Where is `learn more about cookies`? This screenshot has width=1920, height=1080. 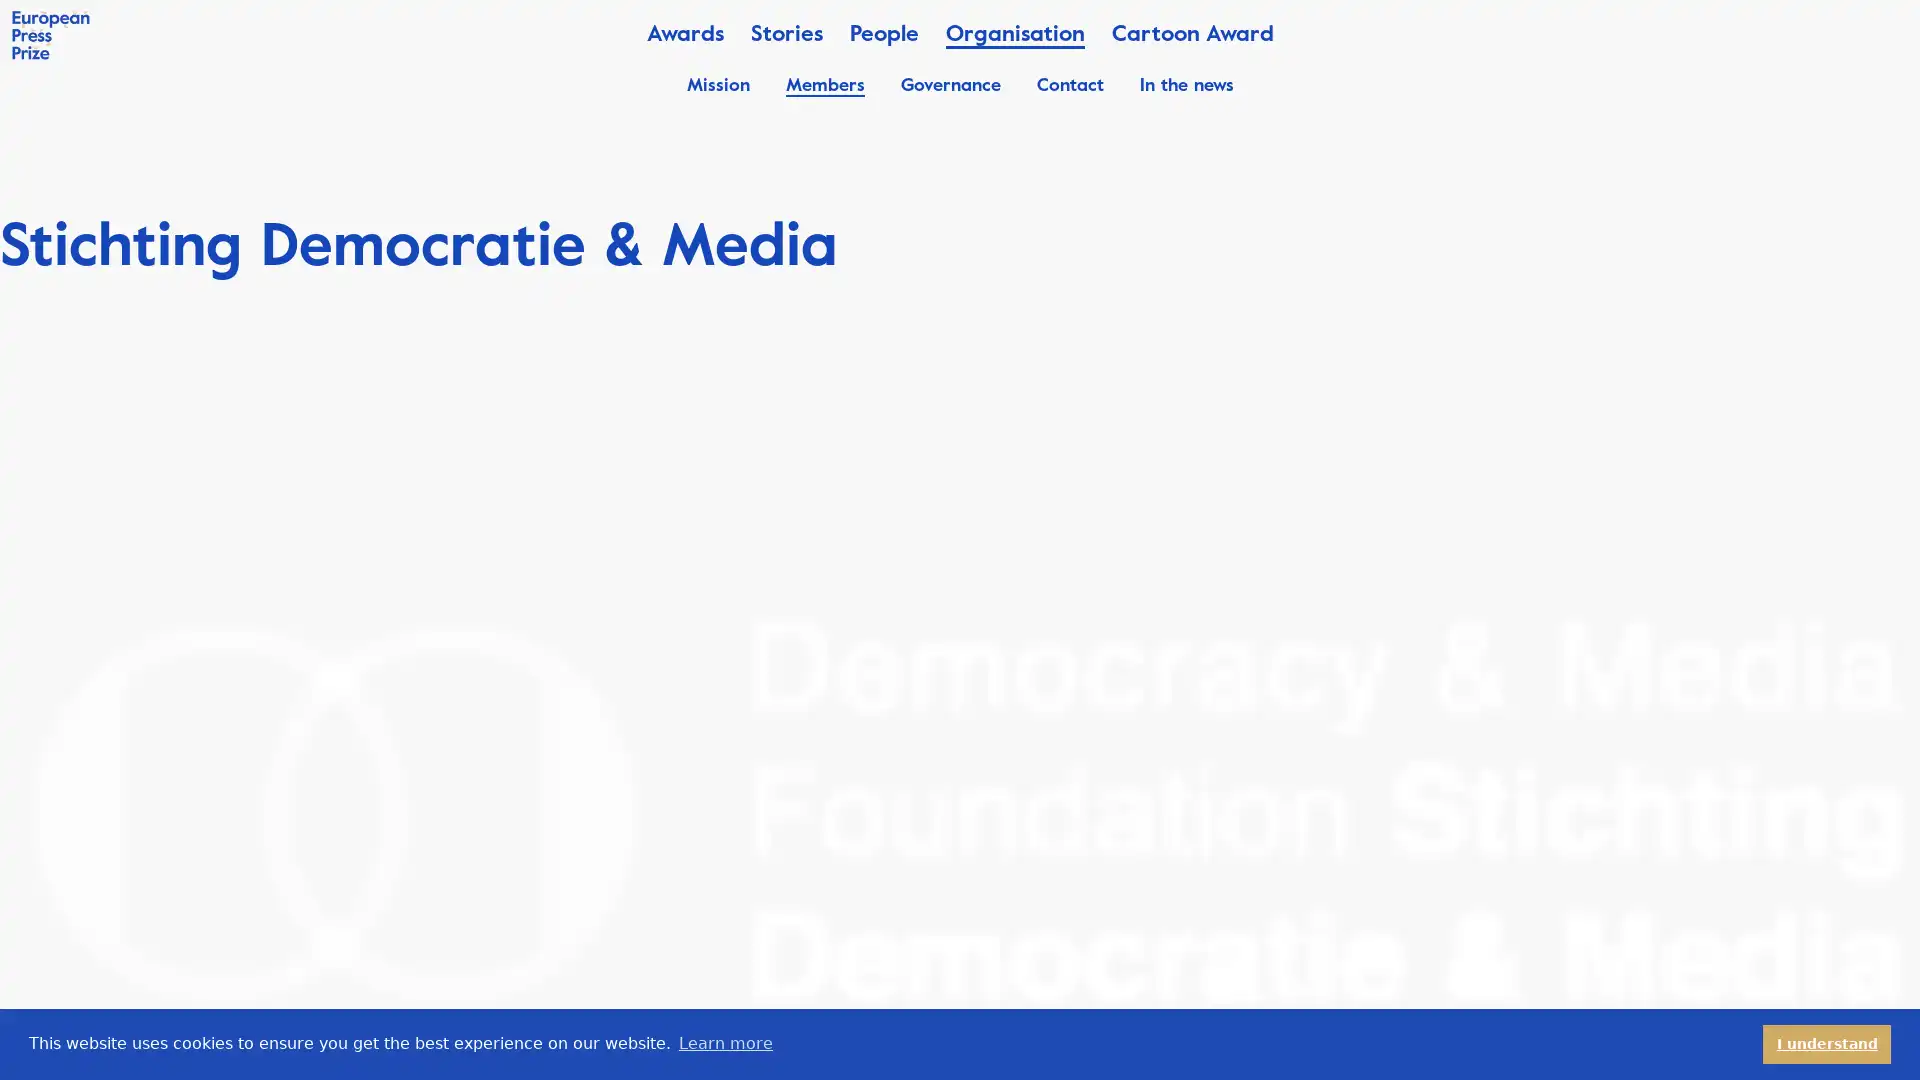
learn more about cookies is located at coordinates (724, 1043).